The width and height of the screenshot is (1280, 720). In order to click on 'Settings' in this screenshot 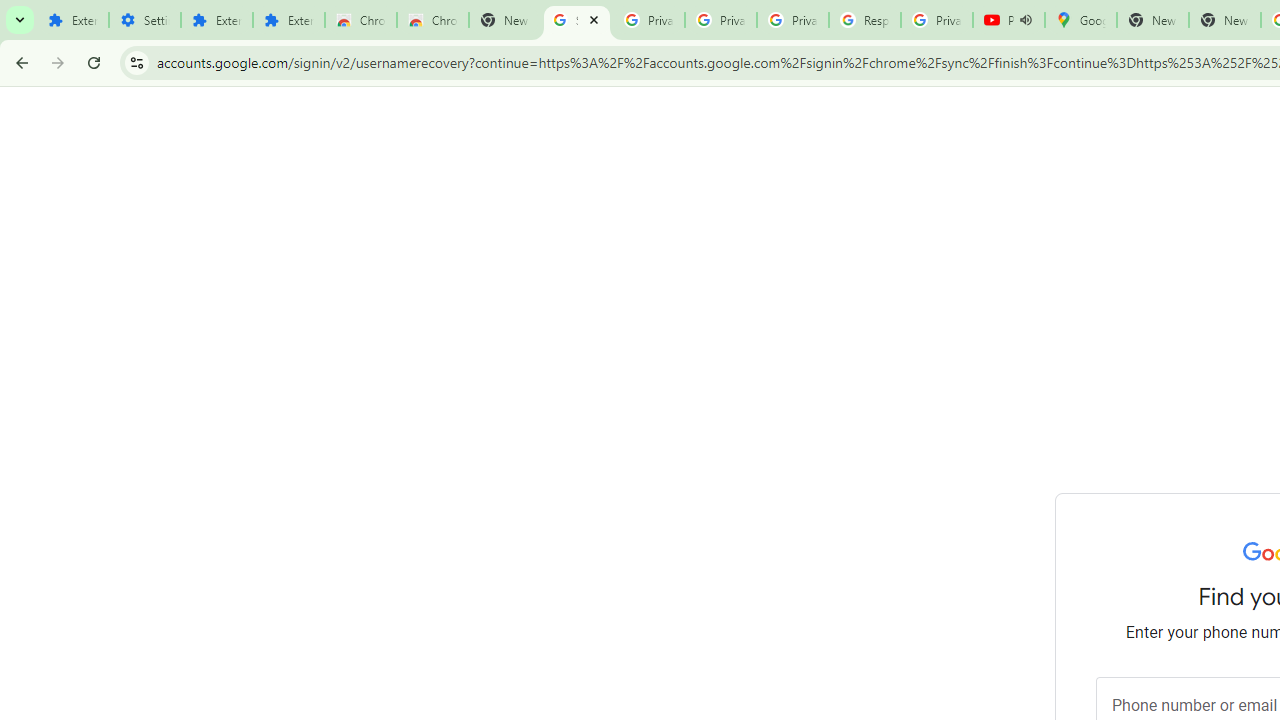, I will do `click(143, 20)`.